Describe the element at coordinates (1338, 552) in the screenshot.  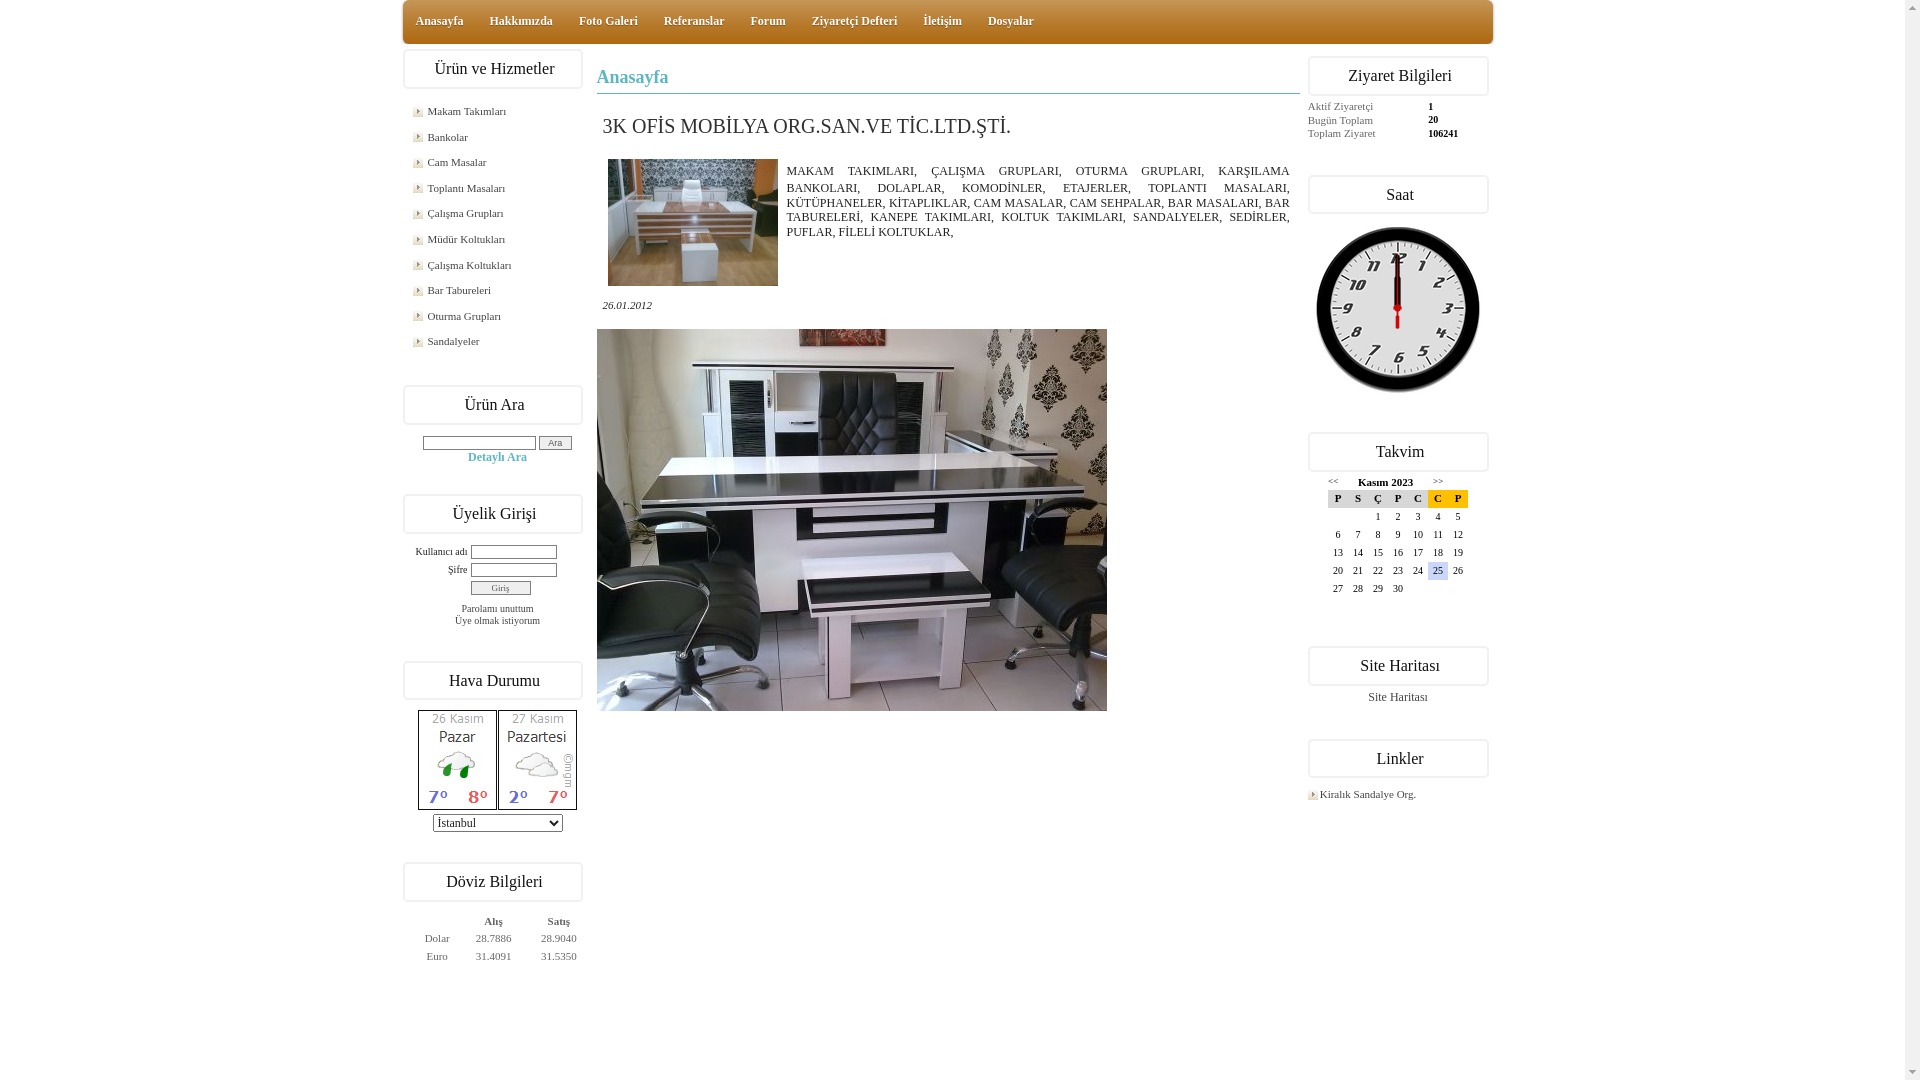
I see `'13'` at that location.